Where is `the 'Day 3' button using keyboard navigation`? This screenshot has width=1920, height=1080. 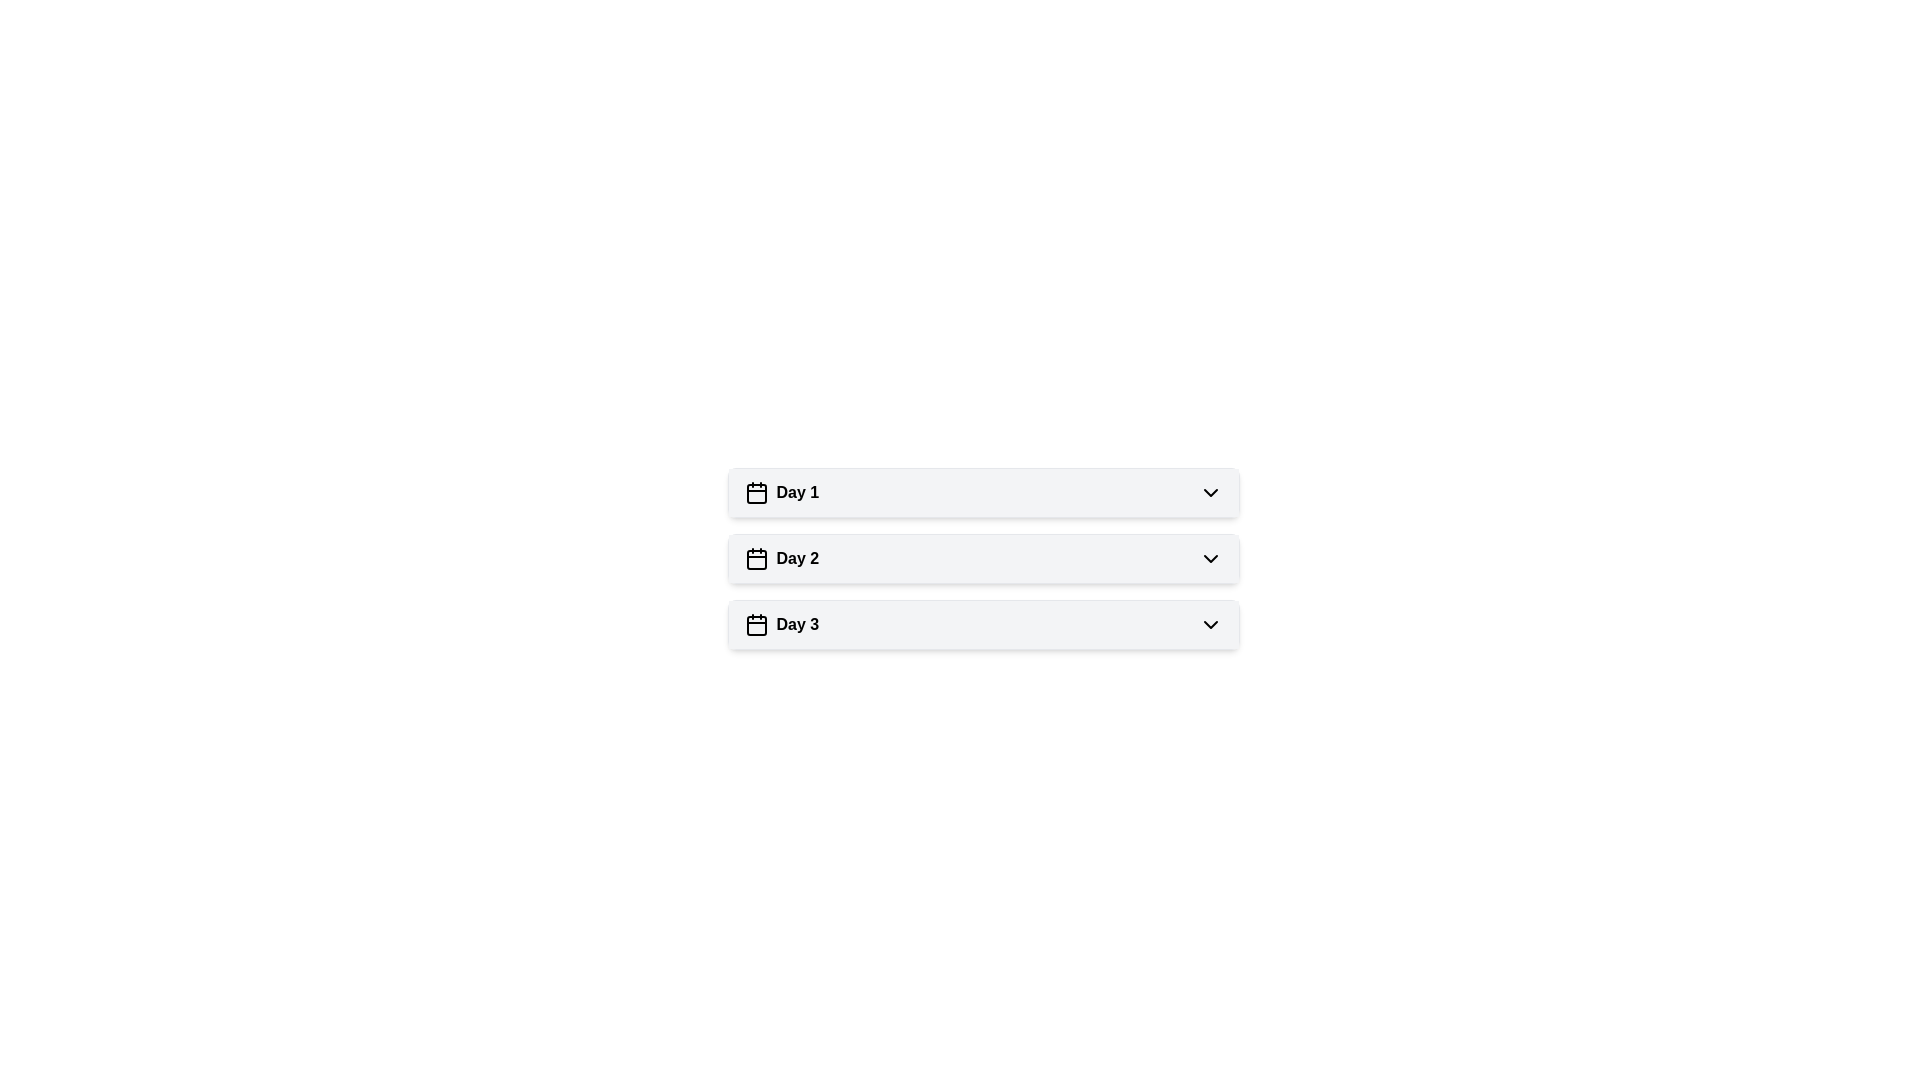 the 'Day 3' button using keyboard navigation is located at coordinates (983, 623).